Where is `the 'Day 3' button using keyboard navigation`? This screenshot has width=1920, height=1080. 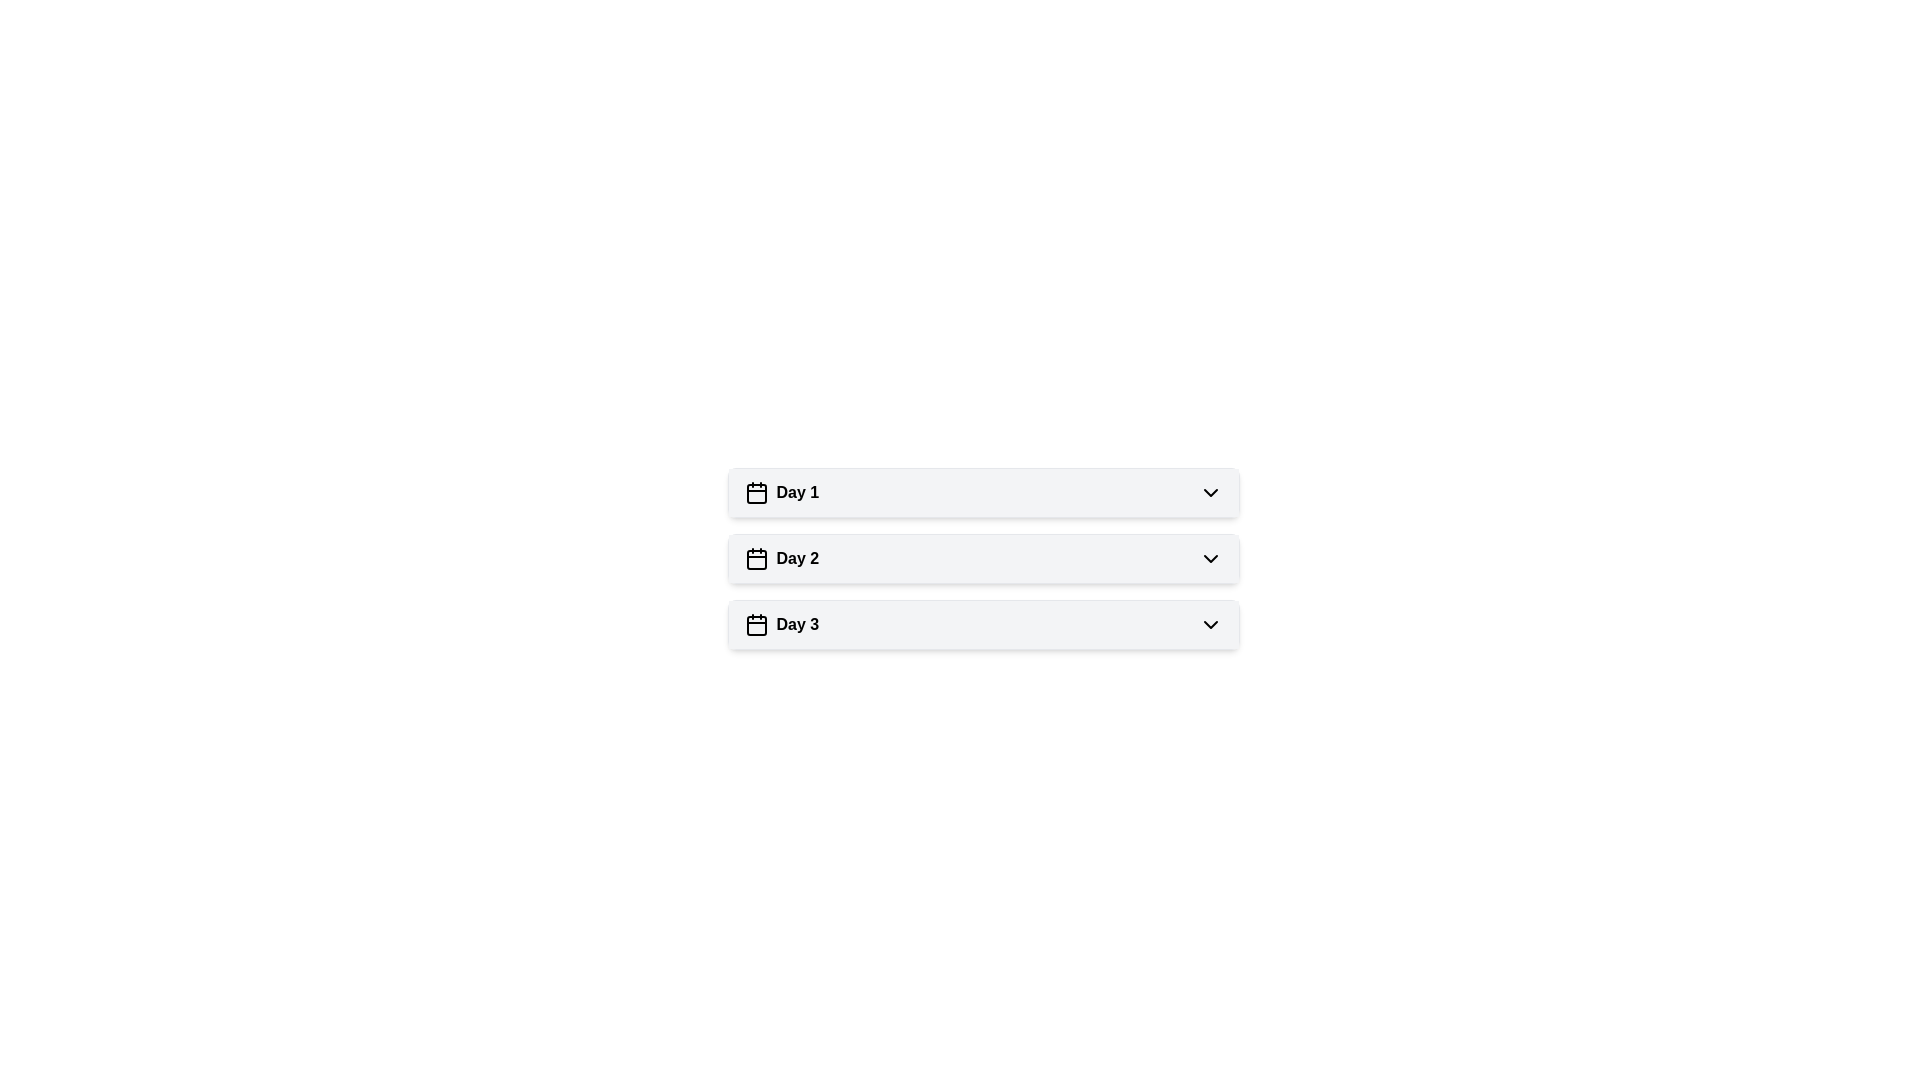 the 'Day 3' button using keyboard navigation is located at coordinates (983, 623).